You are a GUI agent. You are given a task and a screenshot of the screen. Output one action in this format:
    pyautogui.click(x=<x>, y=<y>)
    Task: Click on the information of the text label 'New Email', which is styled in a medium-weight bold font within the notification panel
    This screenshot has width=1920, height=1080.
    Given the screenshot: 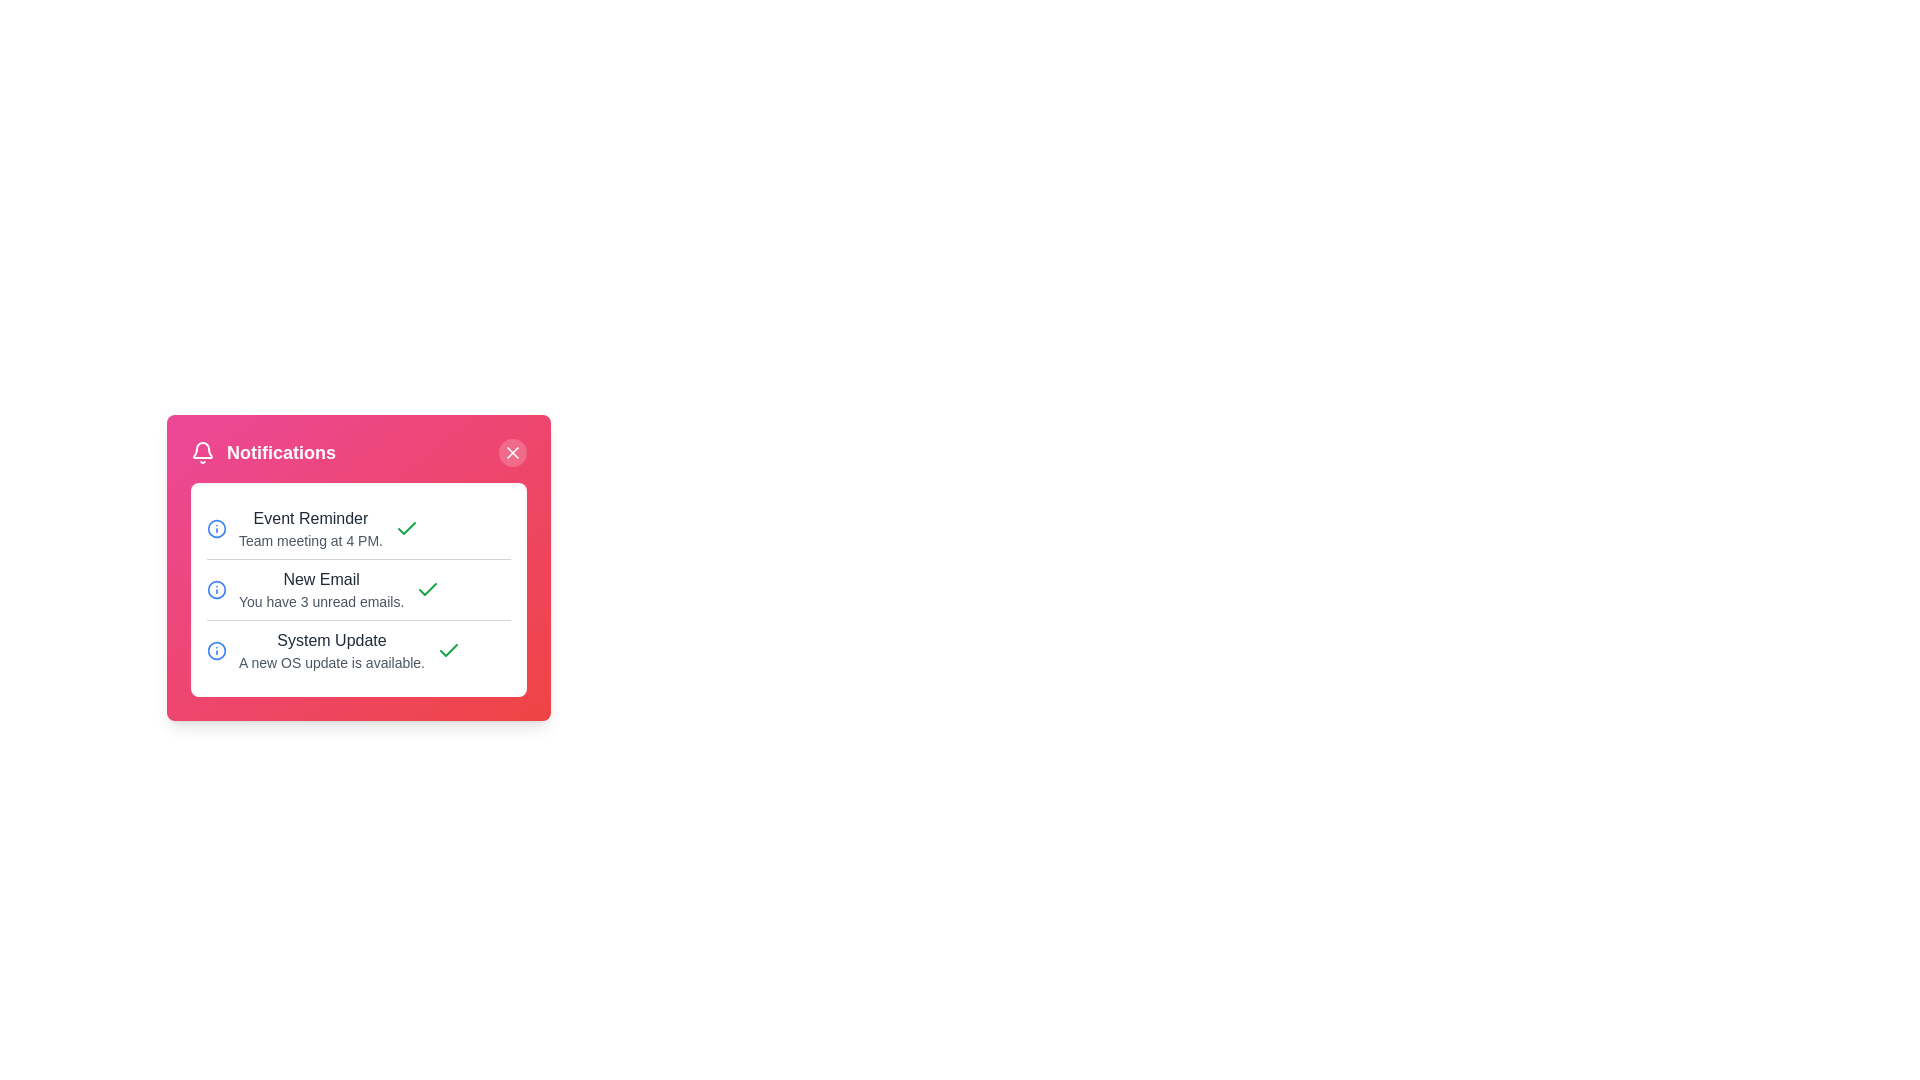 What is the action you would take?
    pyautogui.click(x=321, y=579)
    